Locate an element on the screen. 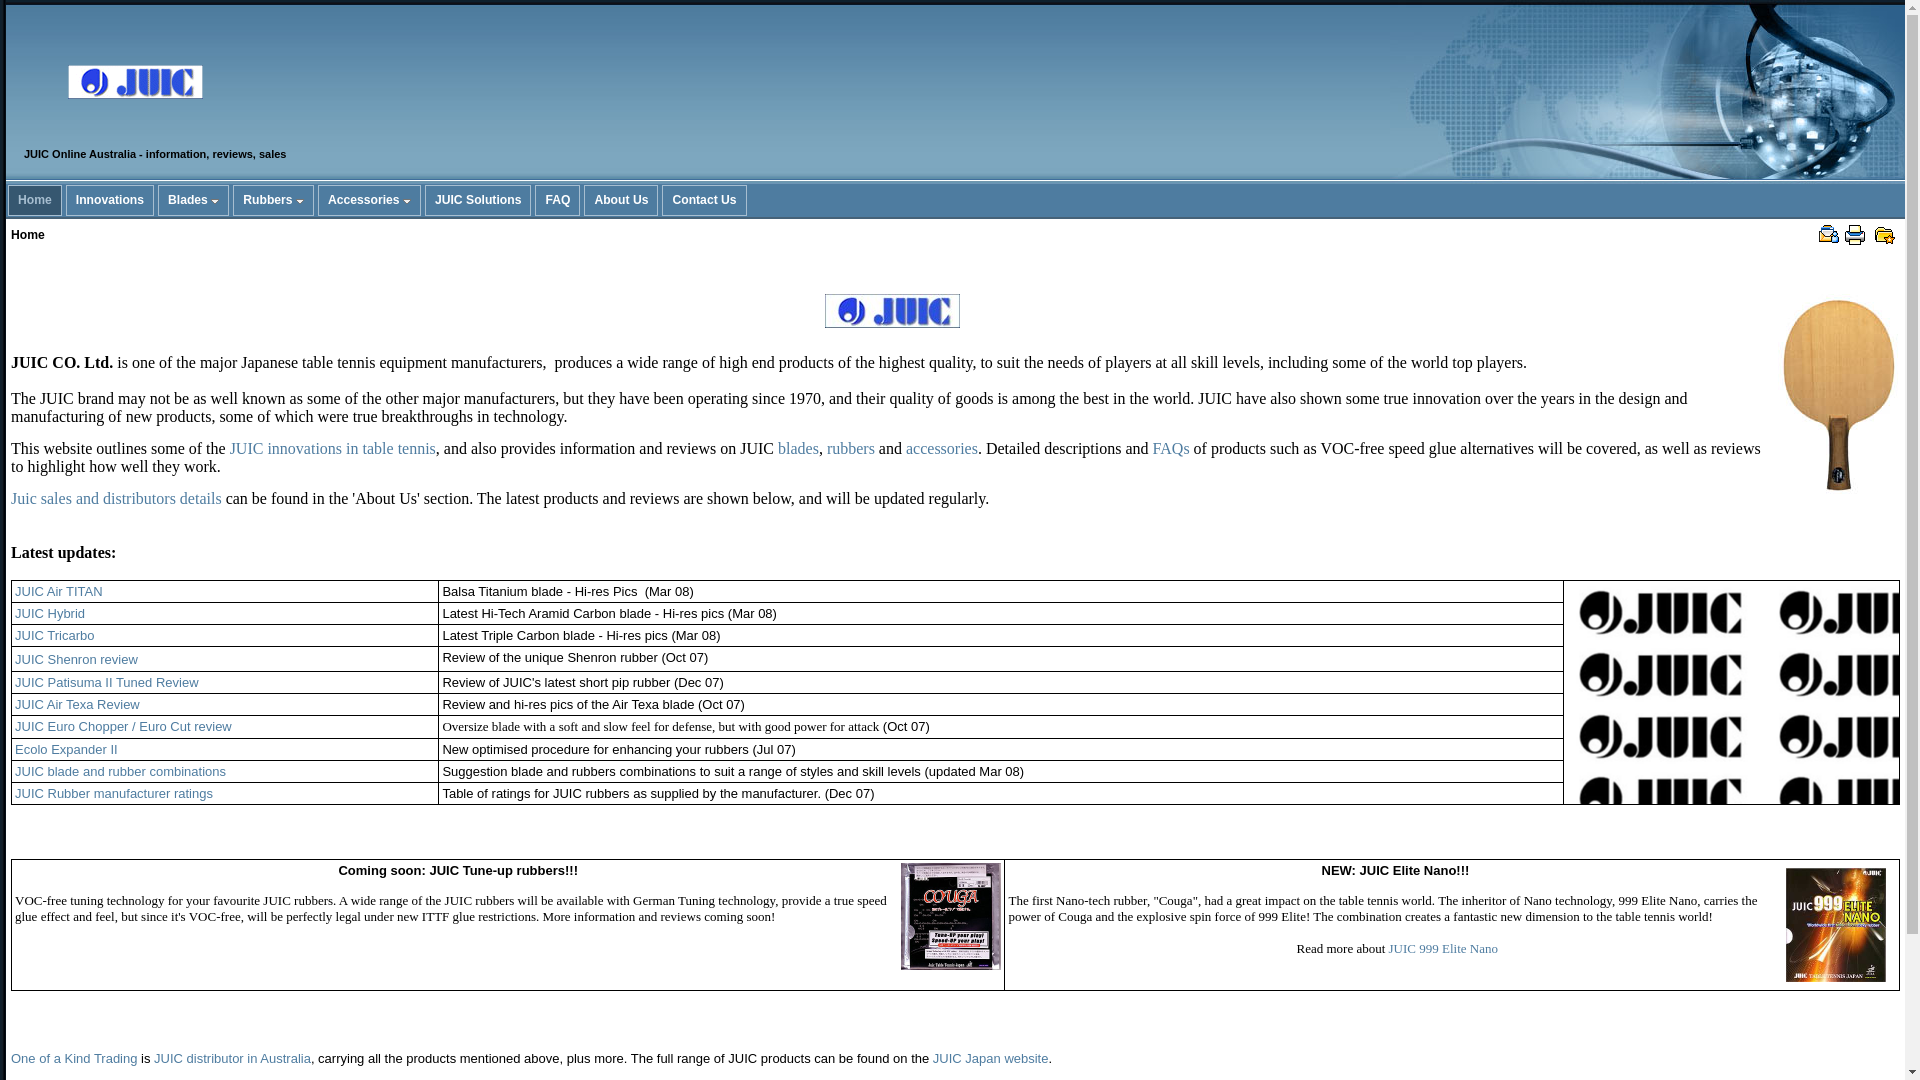  'blades' is located at coordinates (776, 447).